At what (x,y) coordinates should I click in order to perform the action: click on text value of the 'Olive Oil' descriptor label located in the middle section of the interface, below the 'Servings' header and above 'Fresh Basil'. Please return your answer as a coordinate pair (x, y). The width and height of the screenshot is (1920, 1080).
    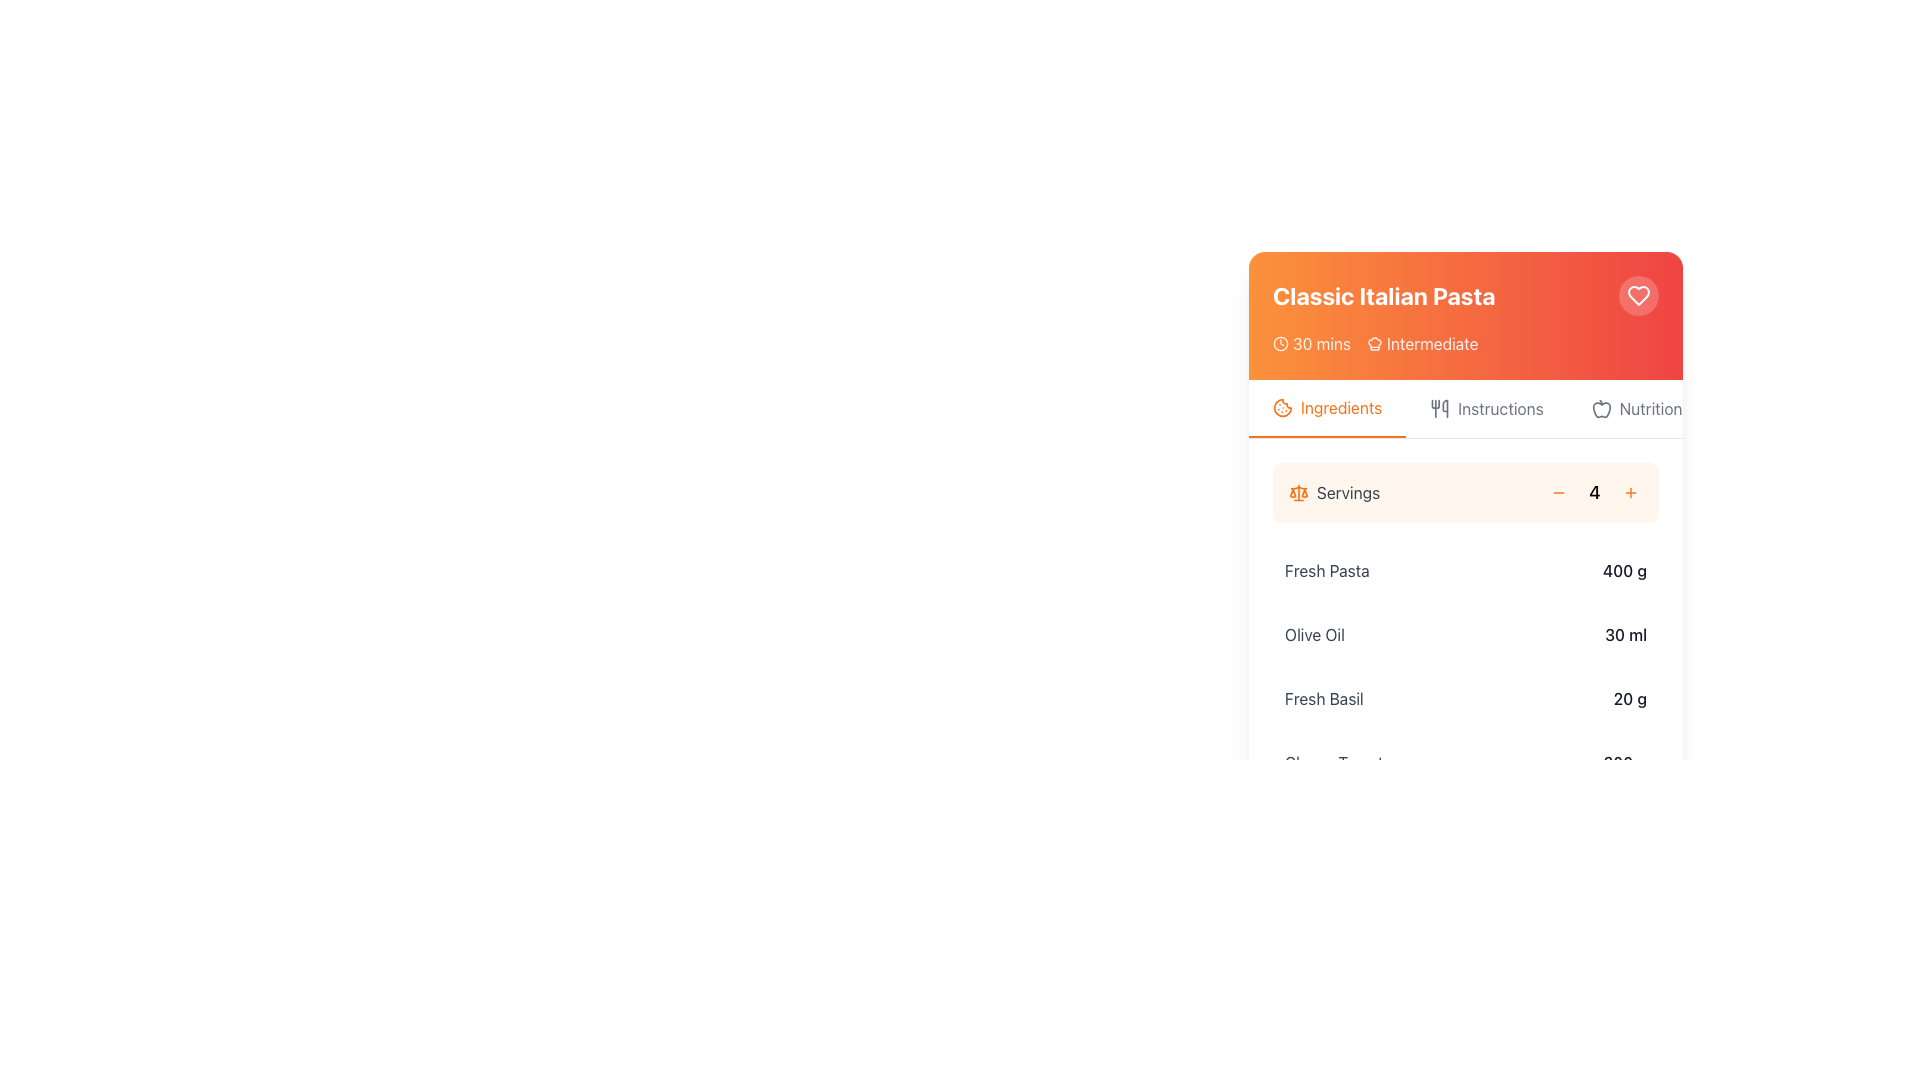
    Looking at the image, I should click on (1465, 623).